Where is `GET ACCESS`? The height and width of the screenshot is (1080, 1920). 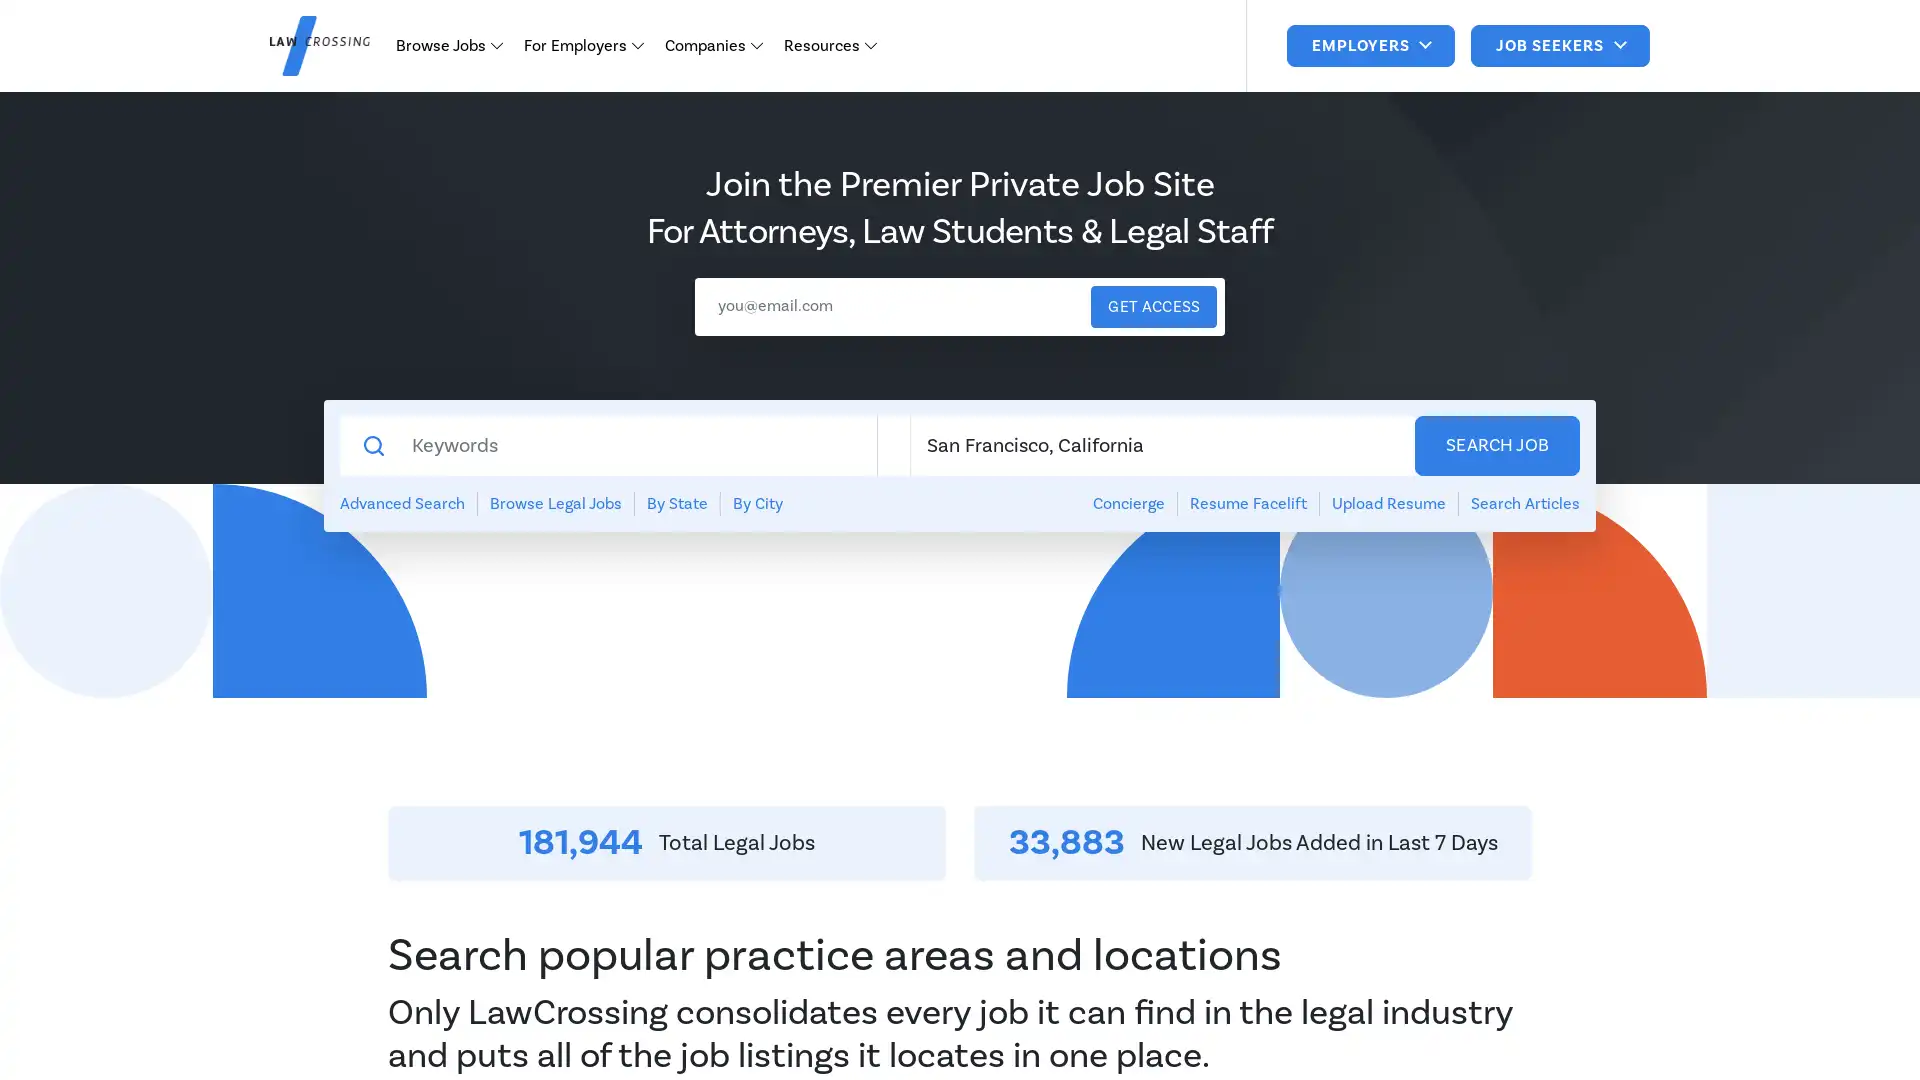 GET ACCESS is located at coordinates (1153, 307).